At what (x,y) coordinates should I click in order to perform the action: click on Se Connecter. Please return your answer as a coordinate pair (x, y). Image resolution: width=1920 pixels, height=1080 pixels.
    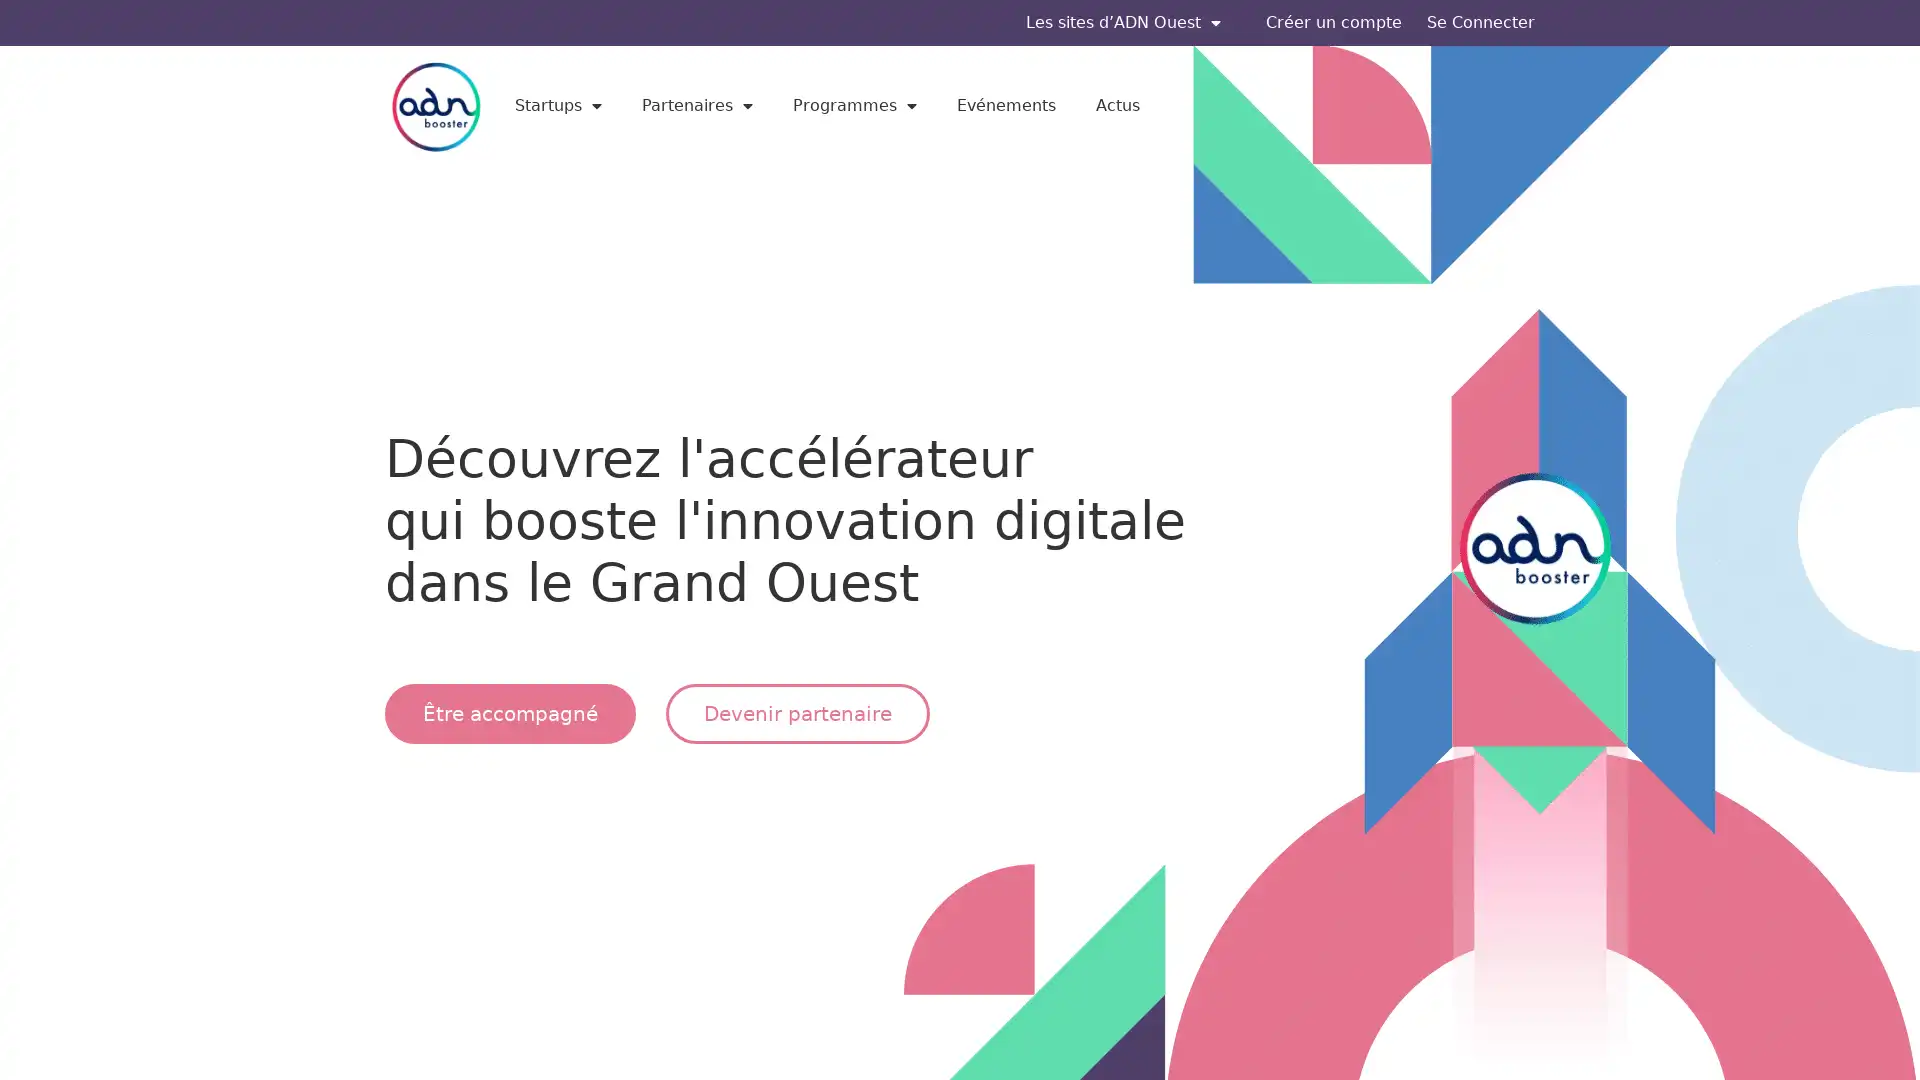
    Looking at the image, I should click on (1481, 23).